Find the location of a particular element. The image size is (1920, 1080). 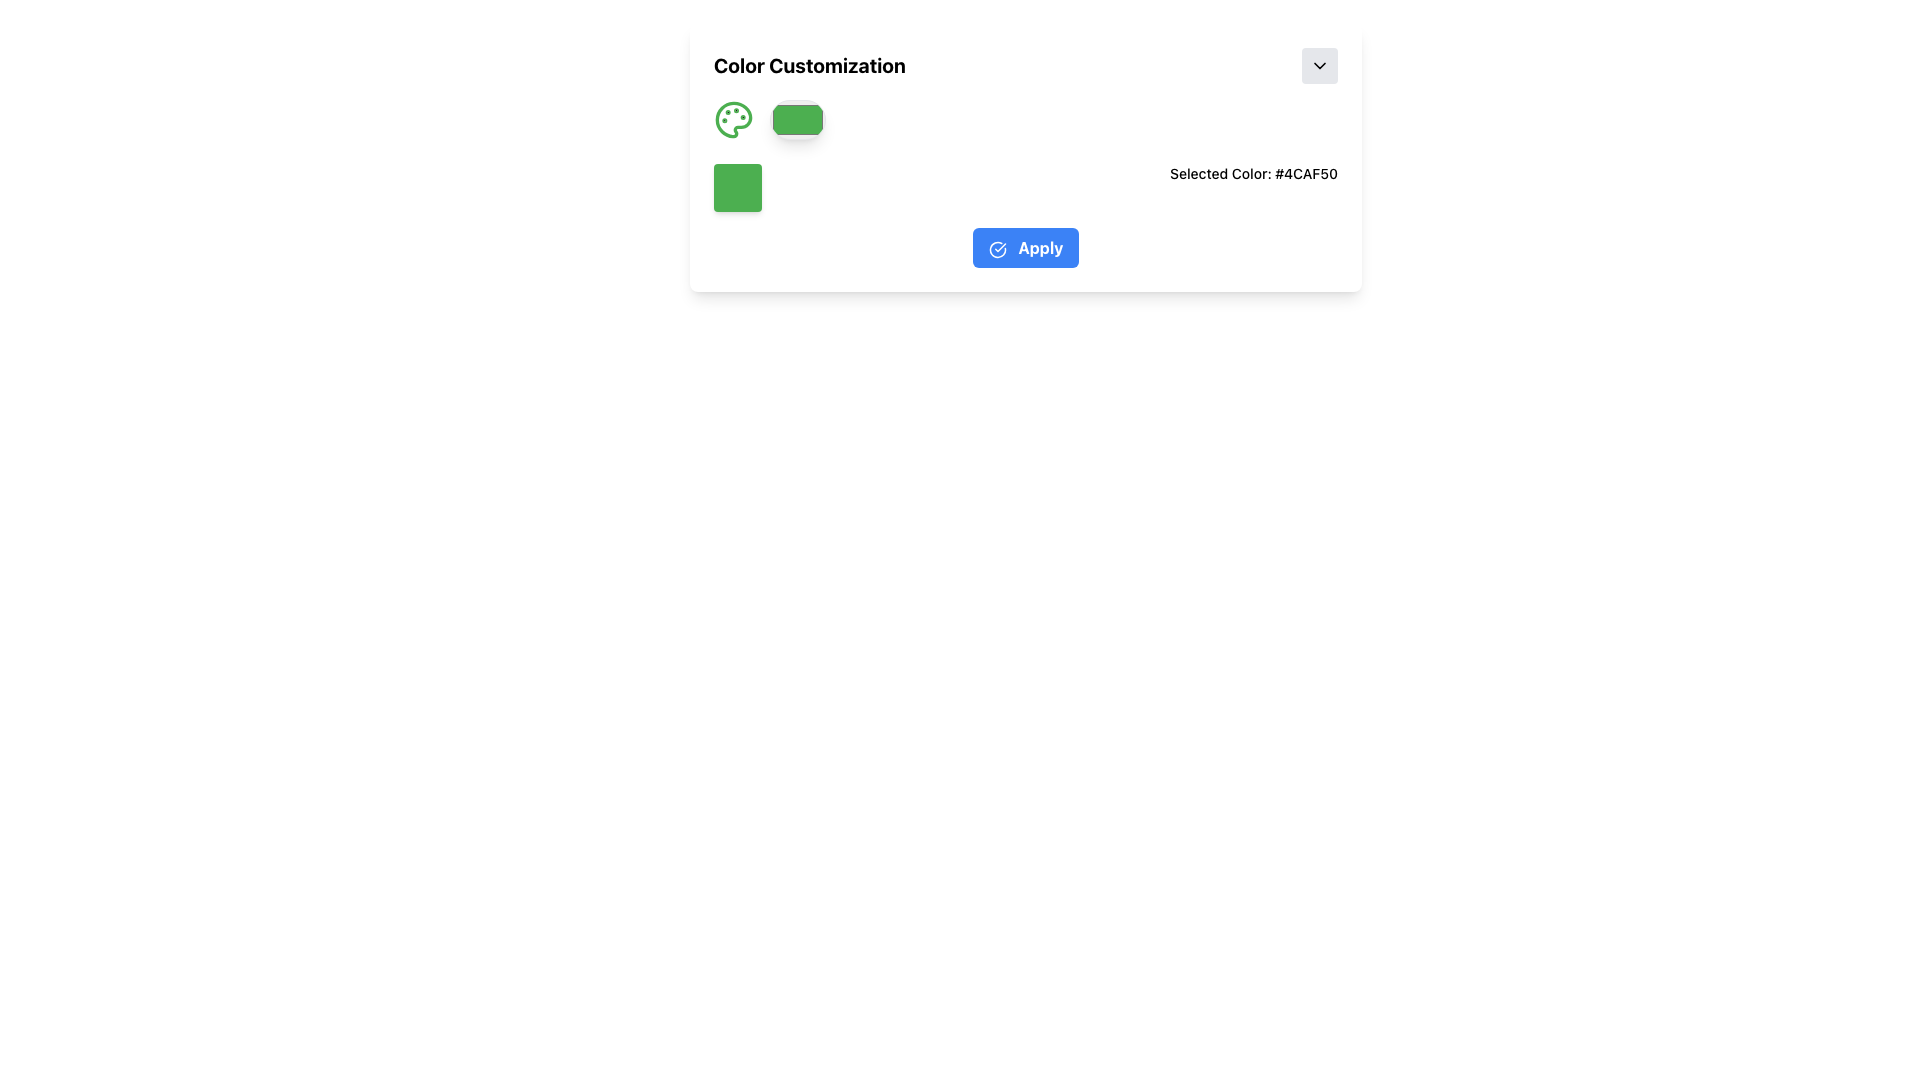

the text label displaying 'Selected Color: #4CAF50' located on the right side of the color customization modal is located at coordinates (1253, 188).